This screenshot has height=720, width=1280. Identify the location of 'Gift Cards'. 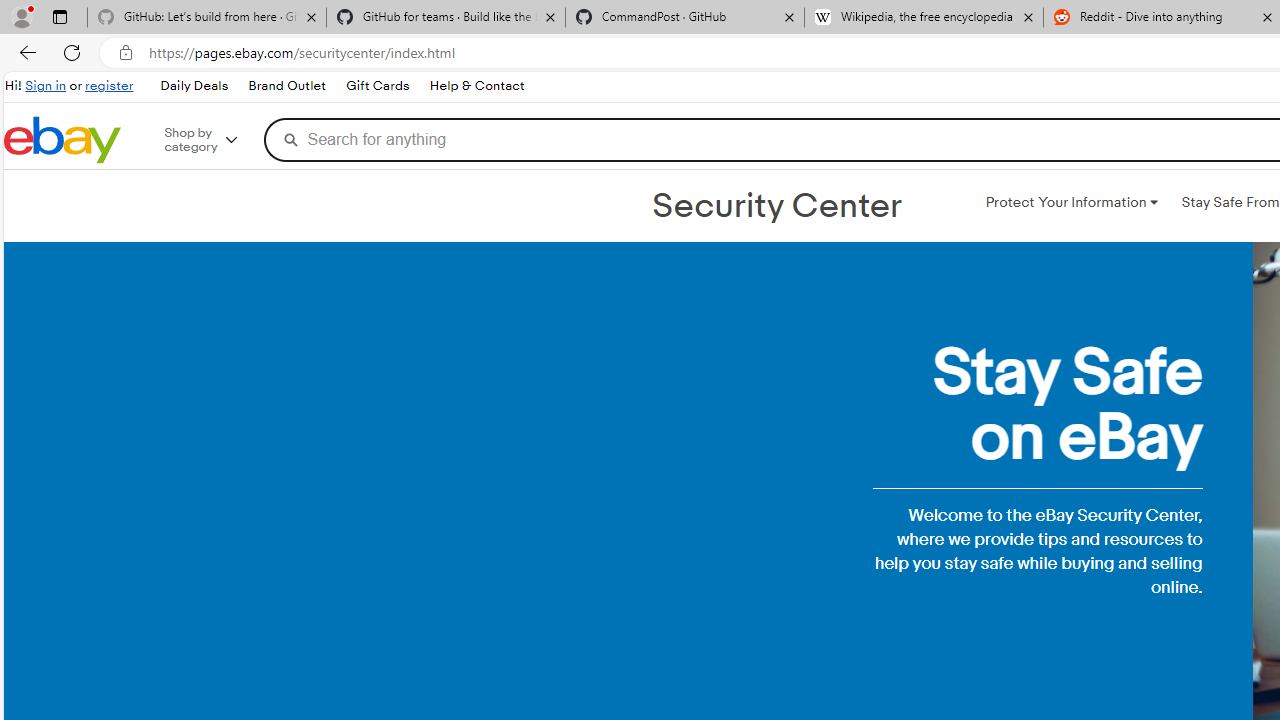
(377, 86).